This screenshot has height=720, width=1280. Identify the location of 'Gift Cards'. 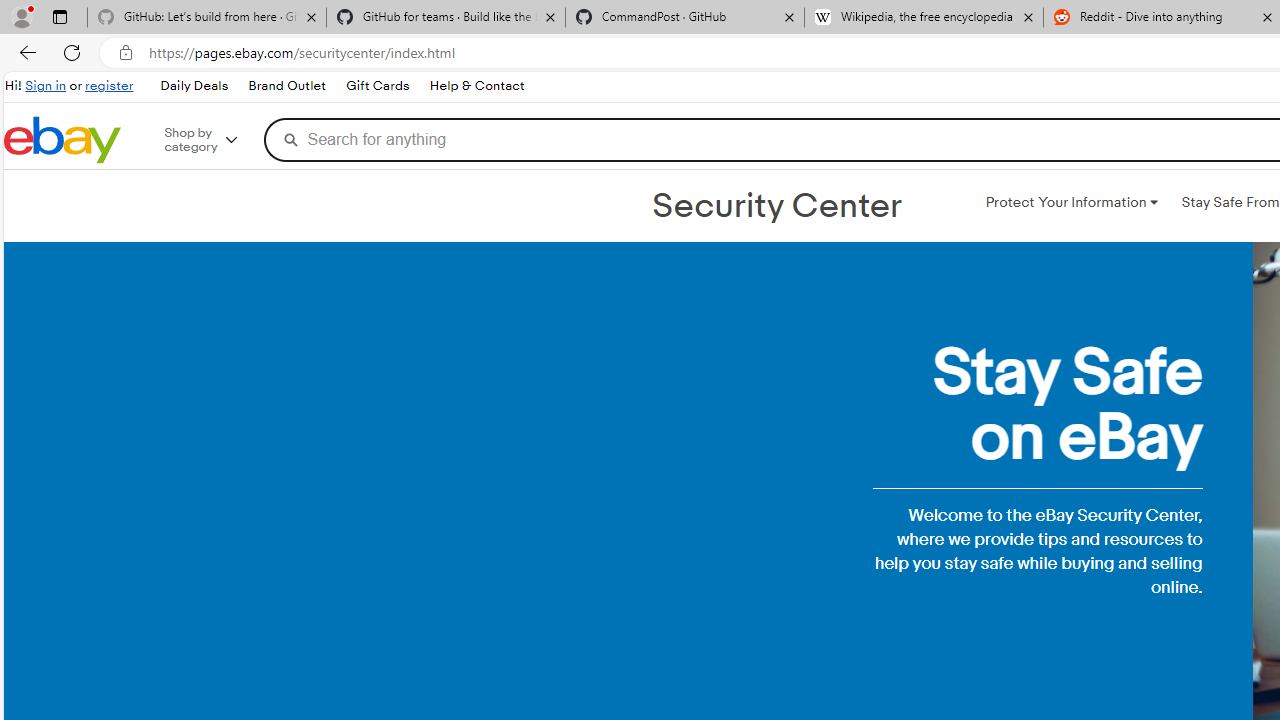
(377, 86).